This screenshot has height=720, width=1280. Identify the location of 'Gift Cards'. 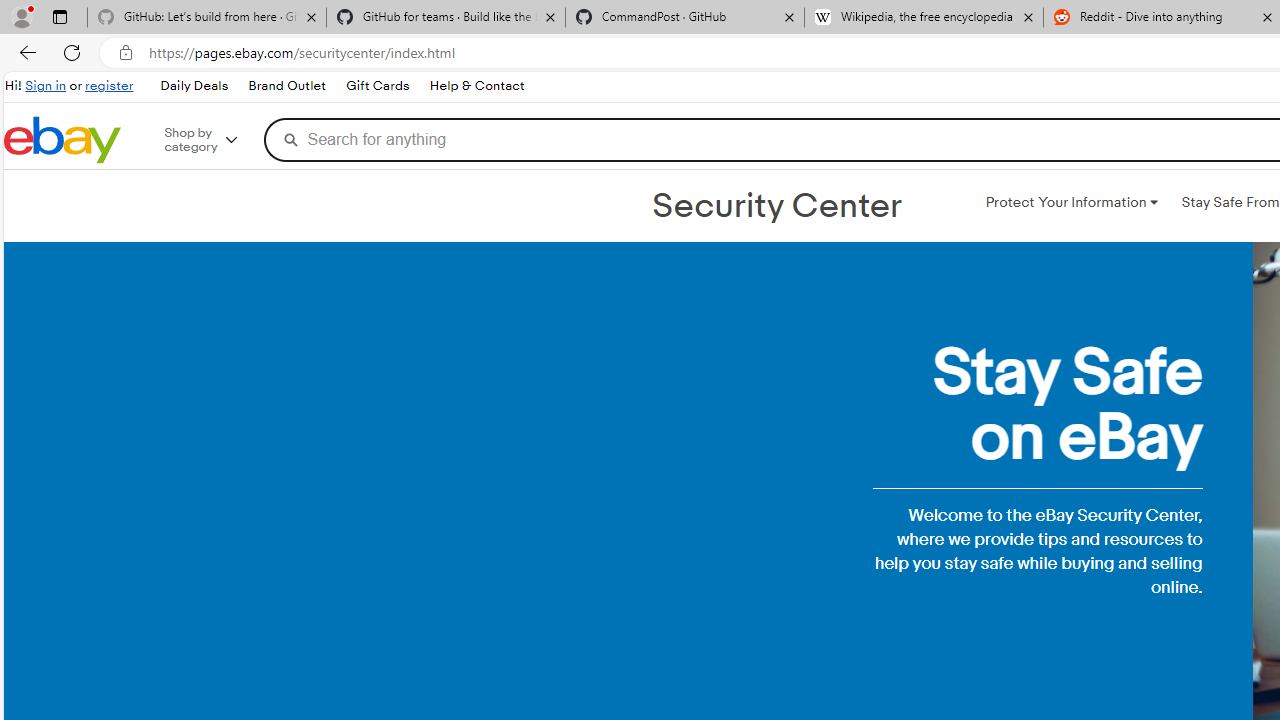
(377, 86).